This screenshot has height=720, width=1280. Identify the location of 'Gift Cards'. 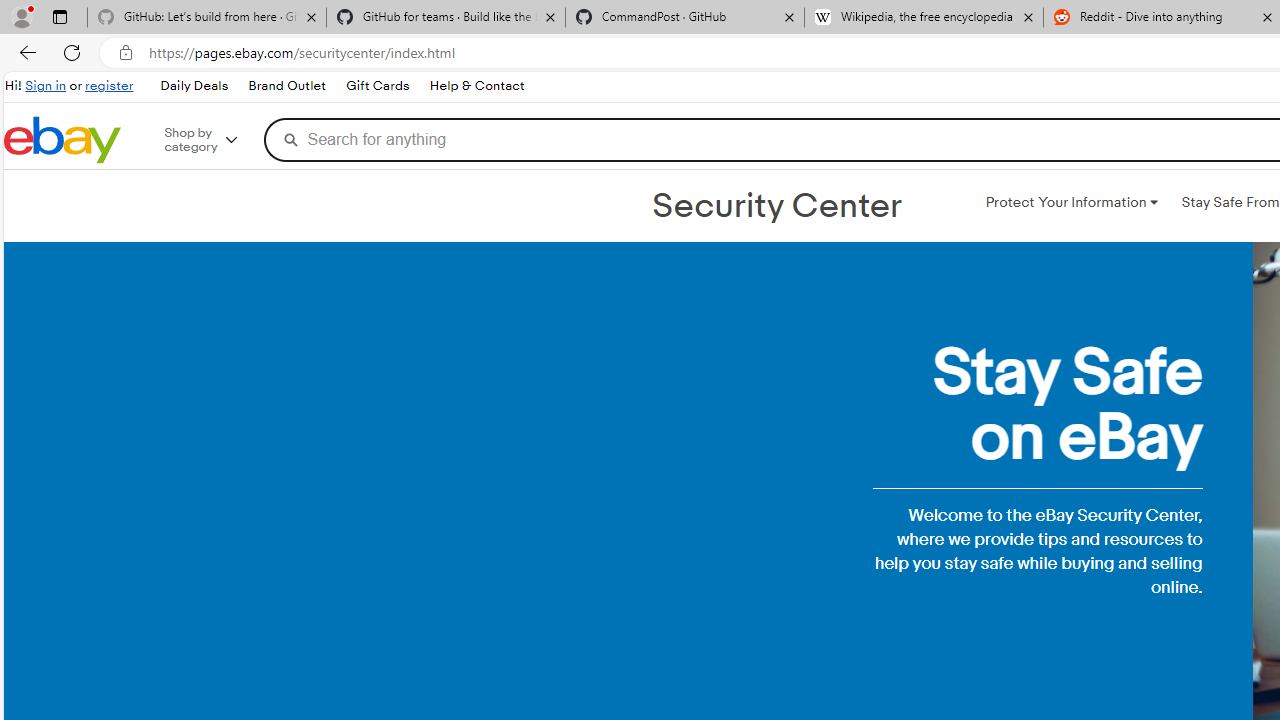
(377, 86).